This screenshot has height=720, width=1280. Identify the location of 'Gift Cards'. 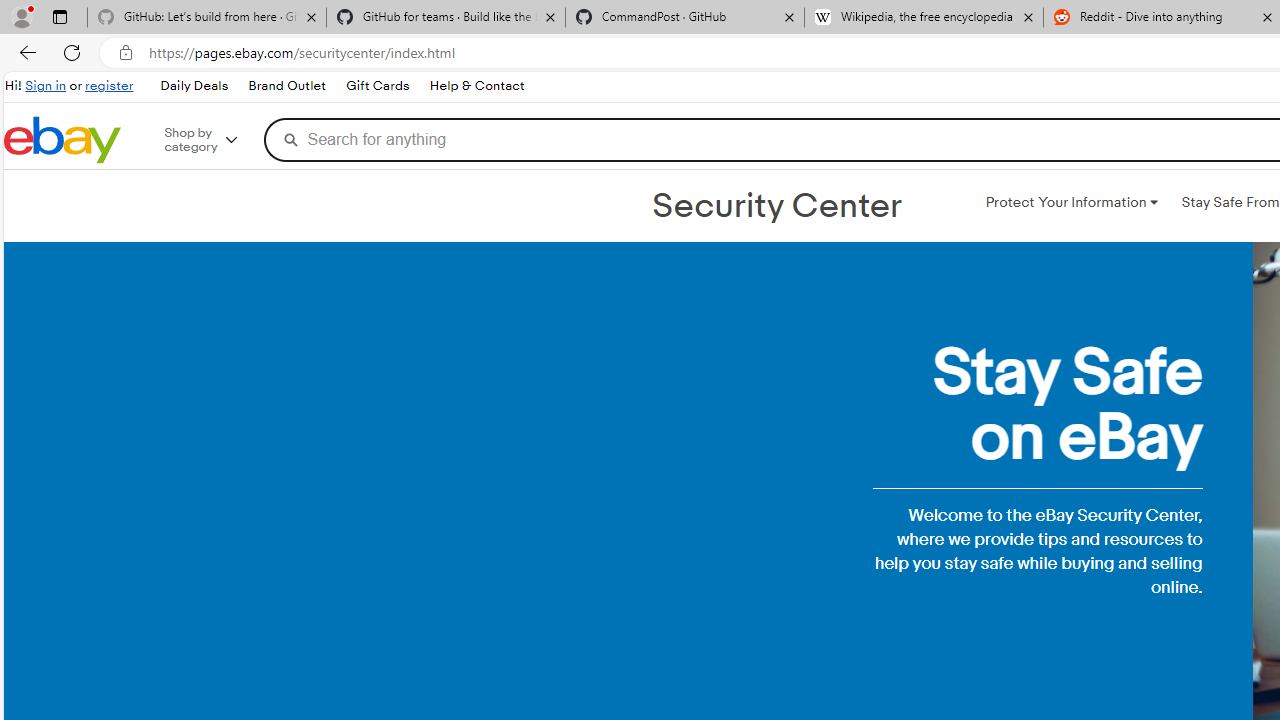
(377, 86).